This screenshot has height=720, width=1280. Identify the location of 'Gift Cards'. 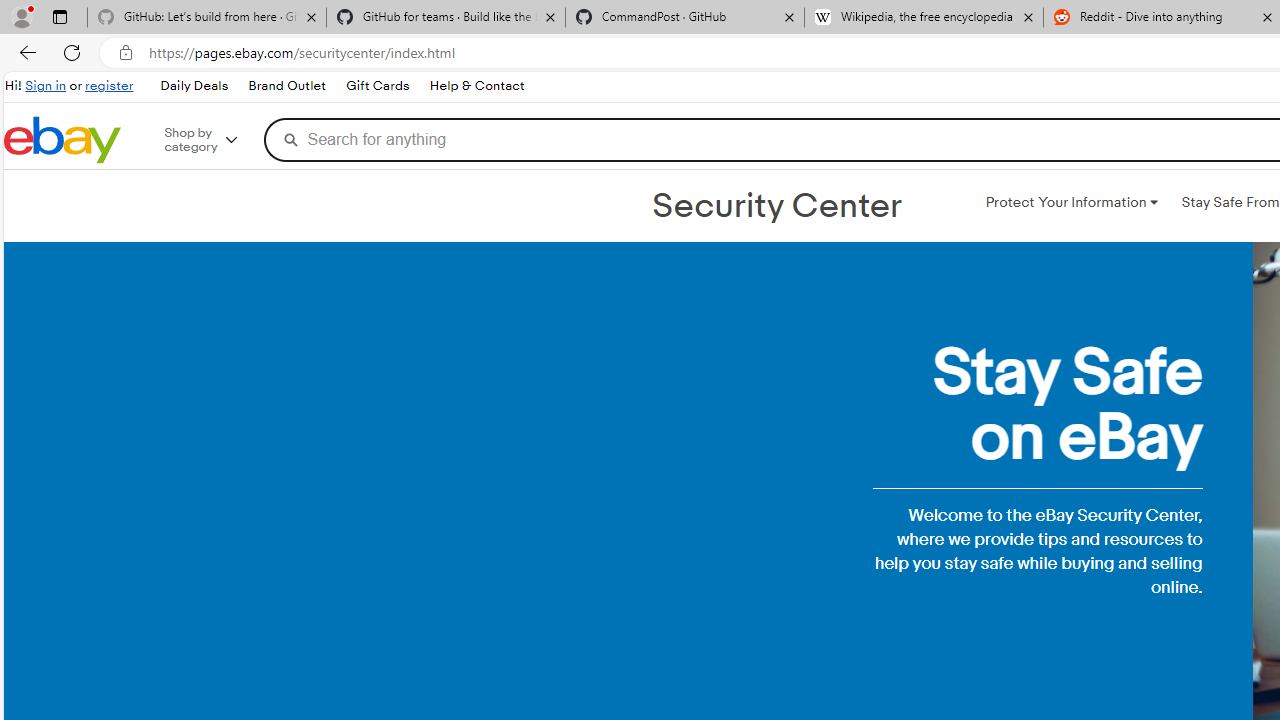
(377, 86).